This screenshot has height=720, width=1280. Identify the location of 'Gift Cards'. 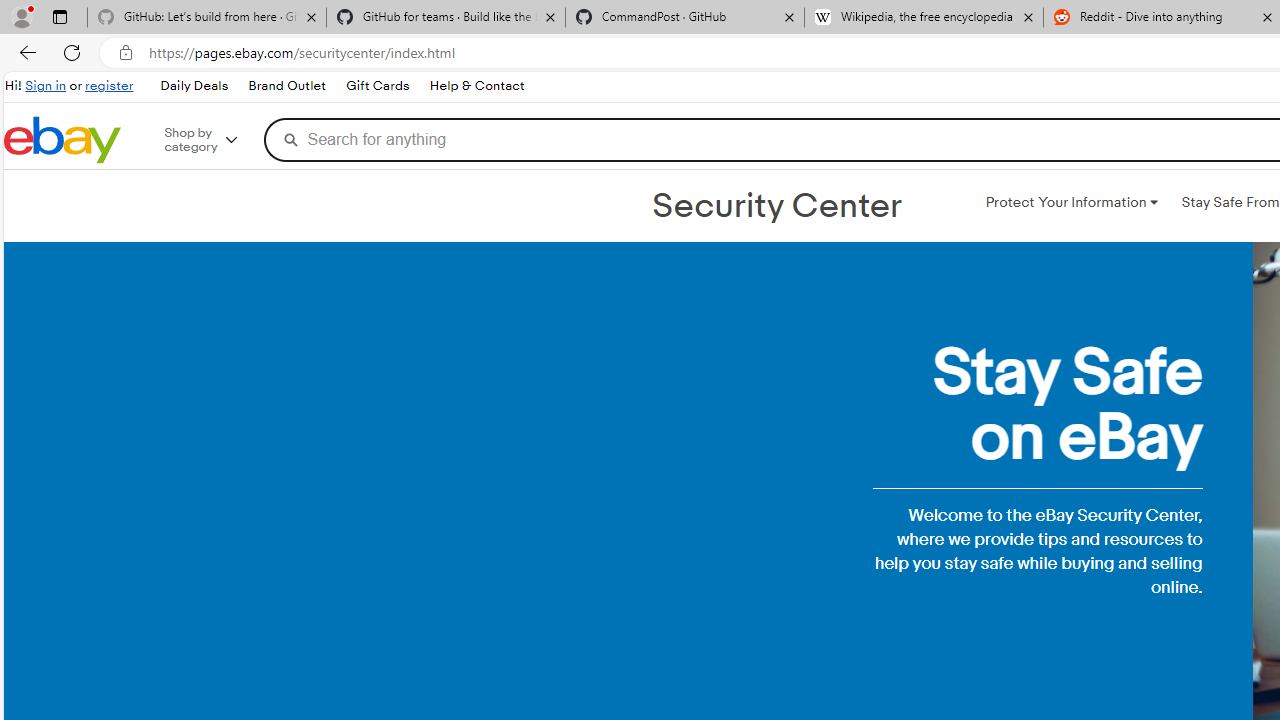
(377, 86).